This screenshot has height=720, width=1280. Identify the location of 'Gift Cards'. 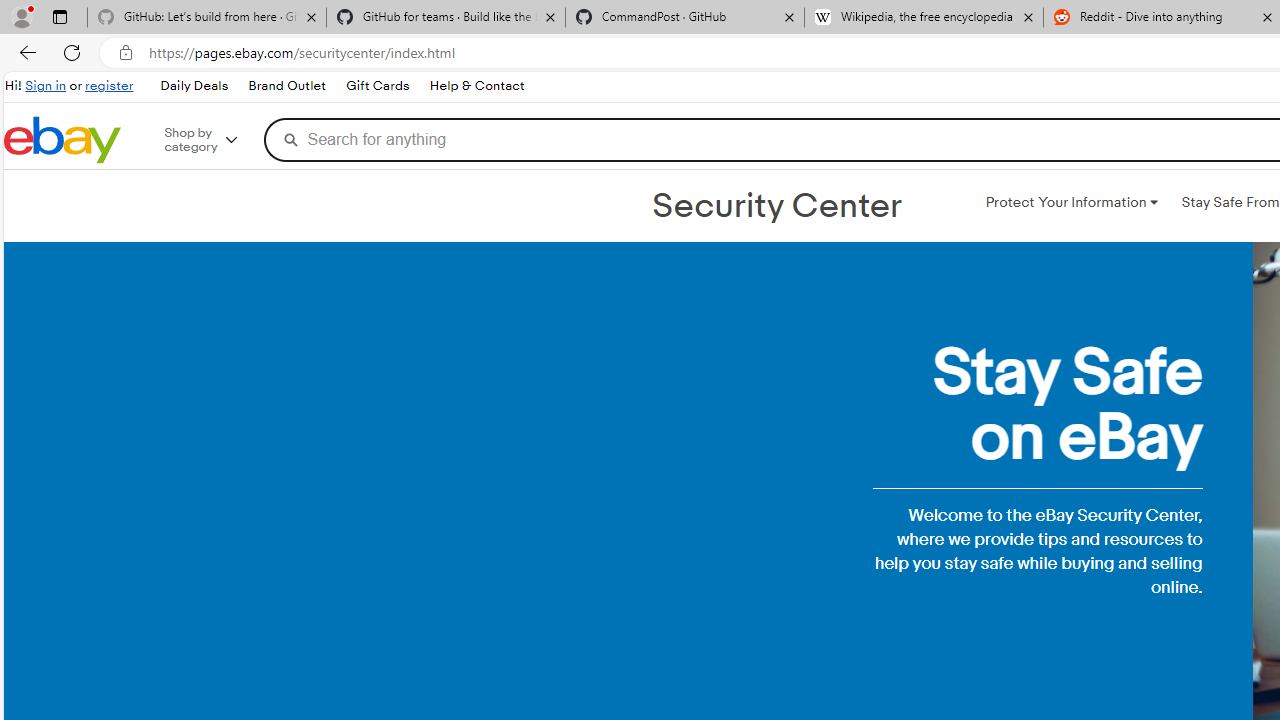
(377, 86).